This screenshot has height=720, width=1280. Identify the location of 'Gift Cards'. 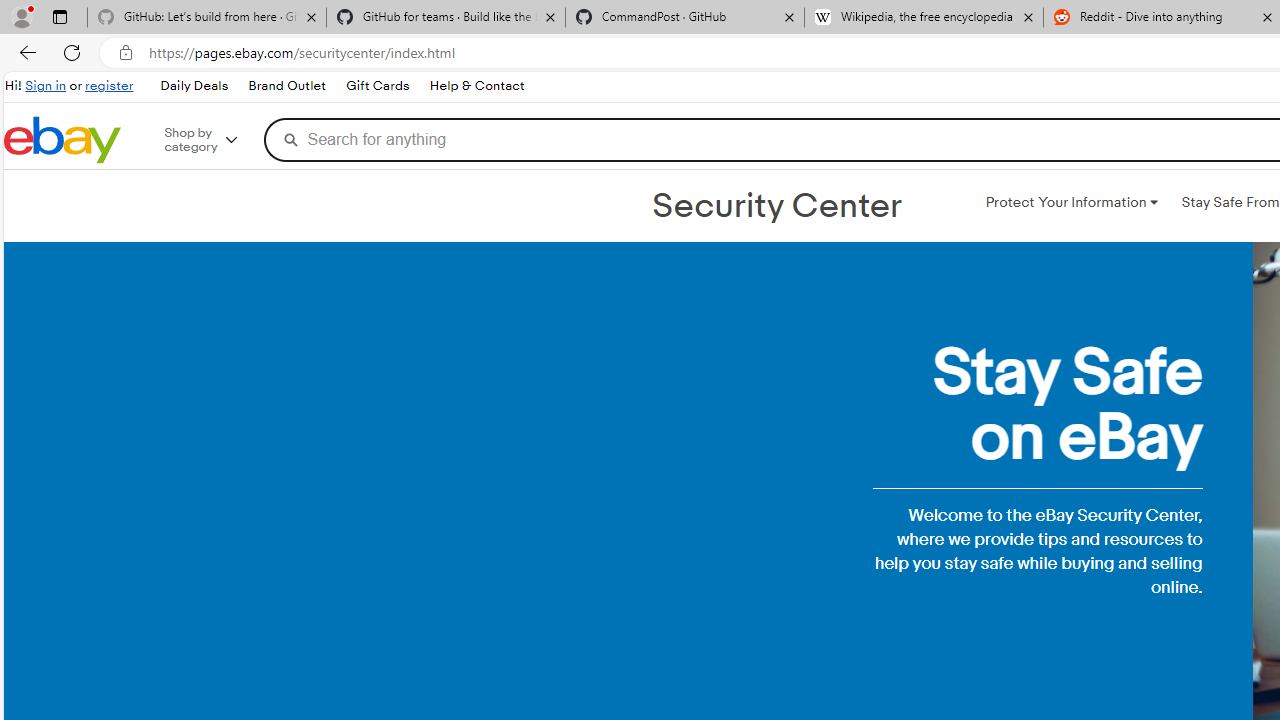
(377, 86).